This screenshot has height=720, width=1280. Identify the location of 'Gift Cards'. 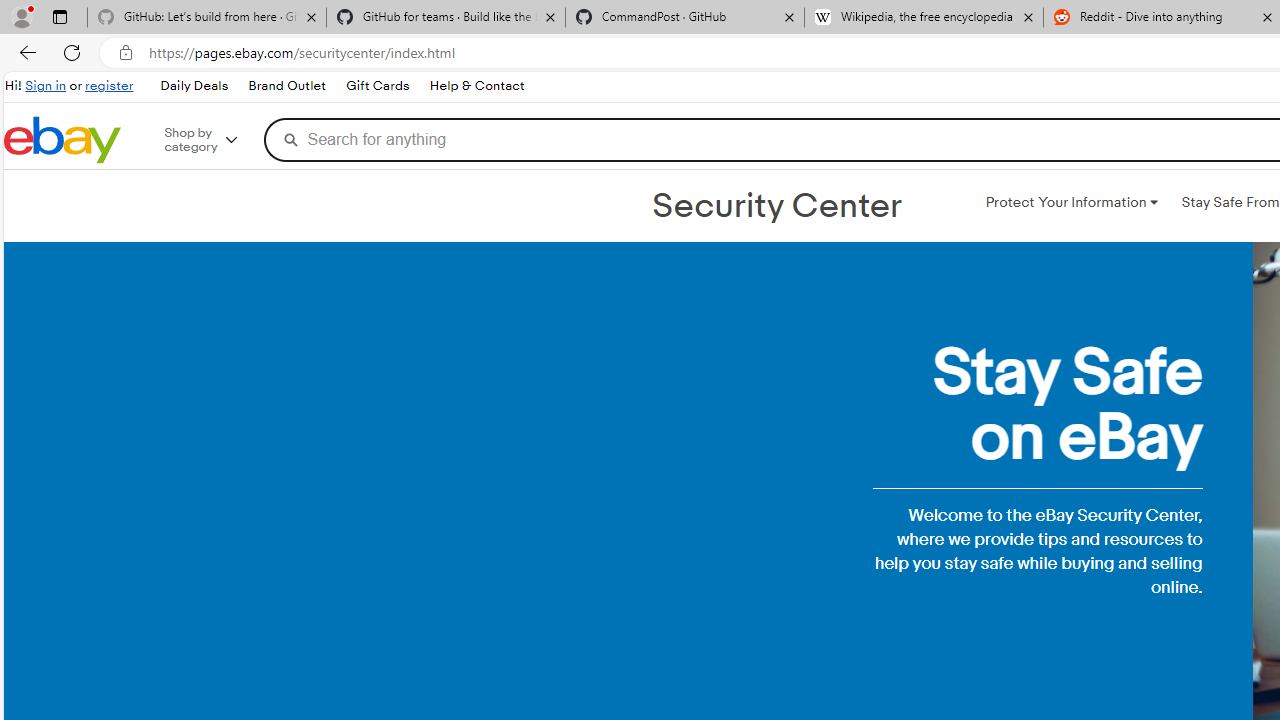
(377, 86).